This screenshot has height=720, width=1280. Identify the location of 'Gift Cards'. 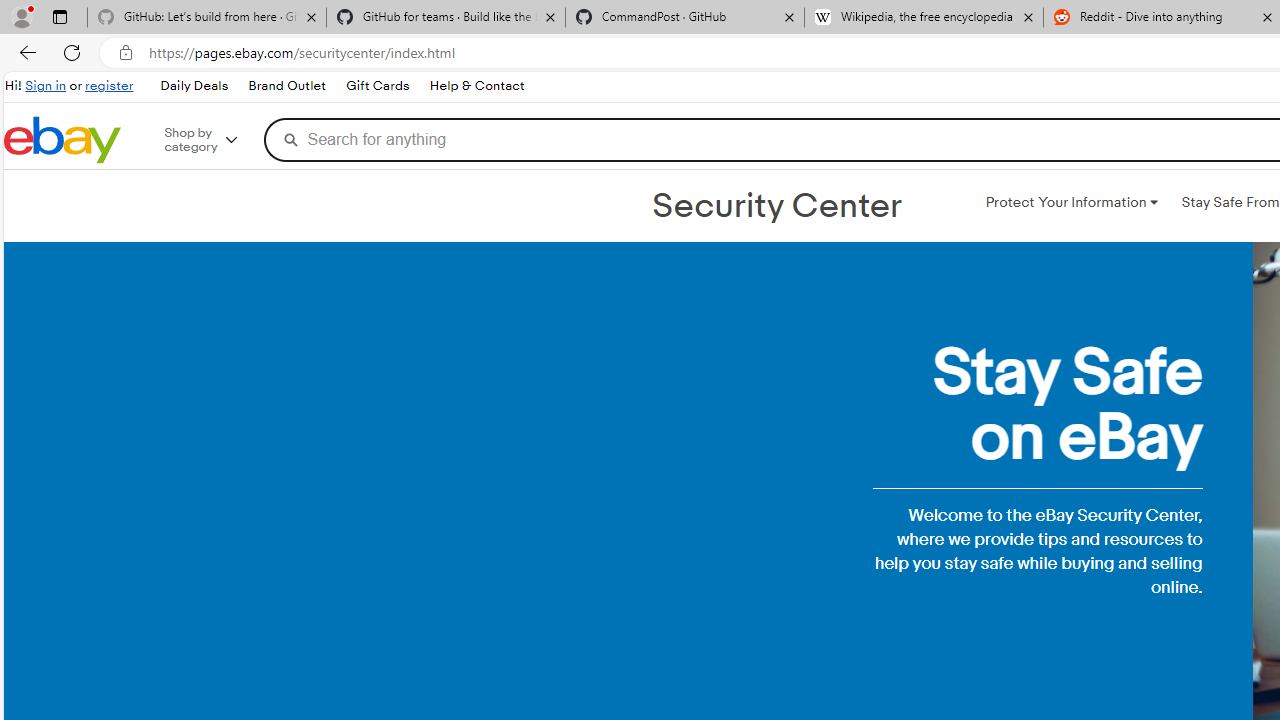
(377, 86).